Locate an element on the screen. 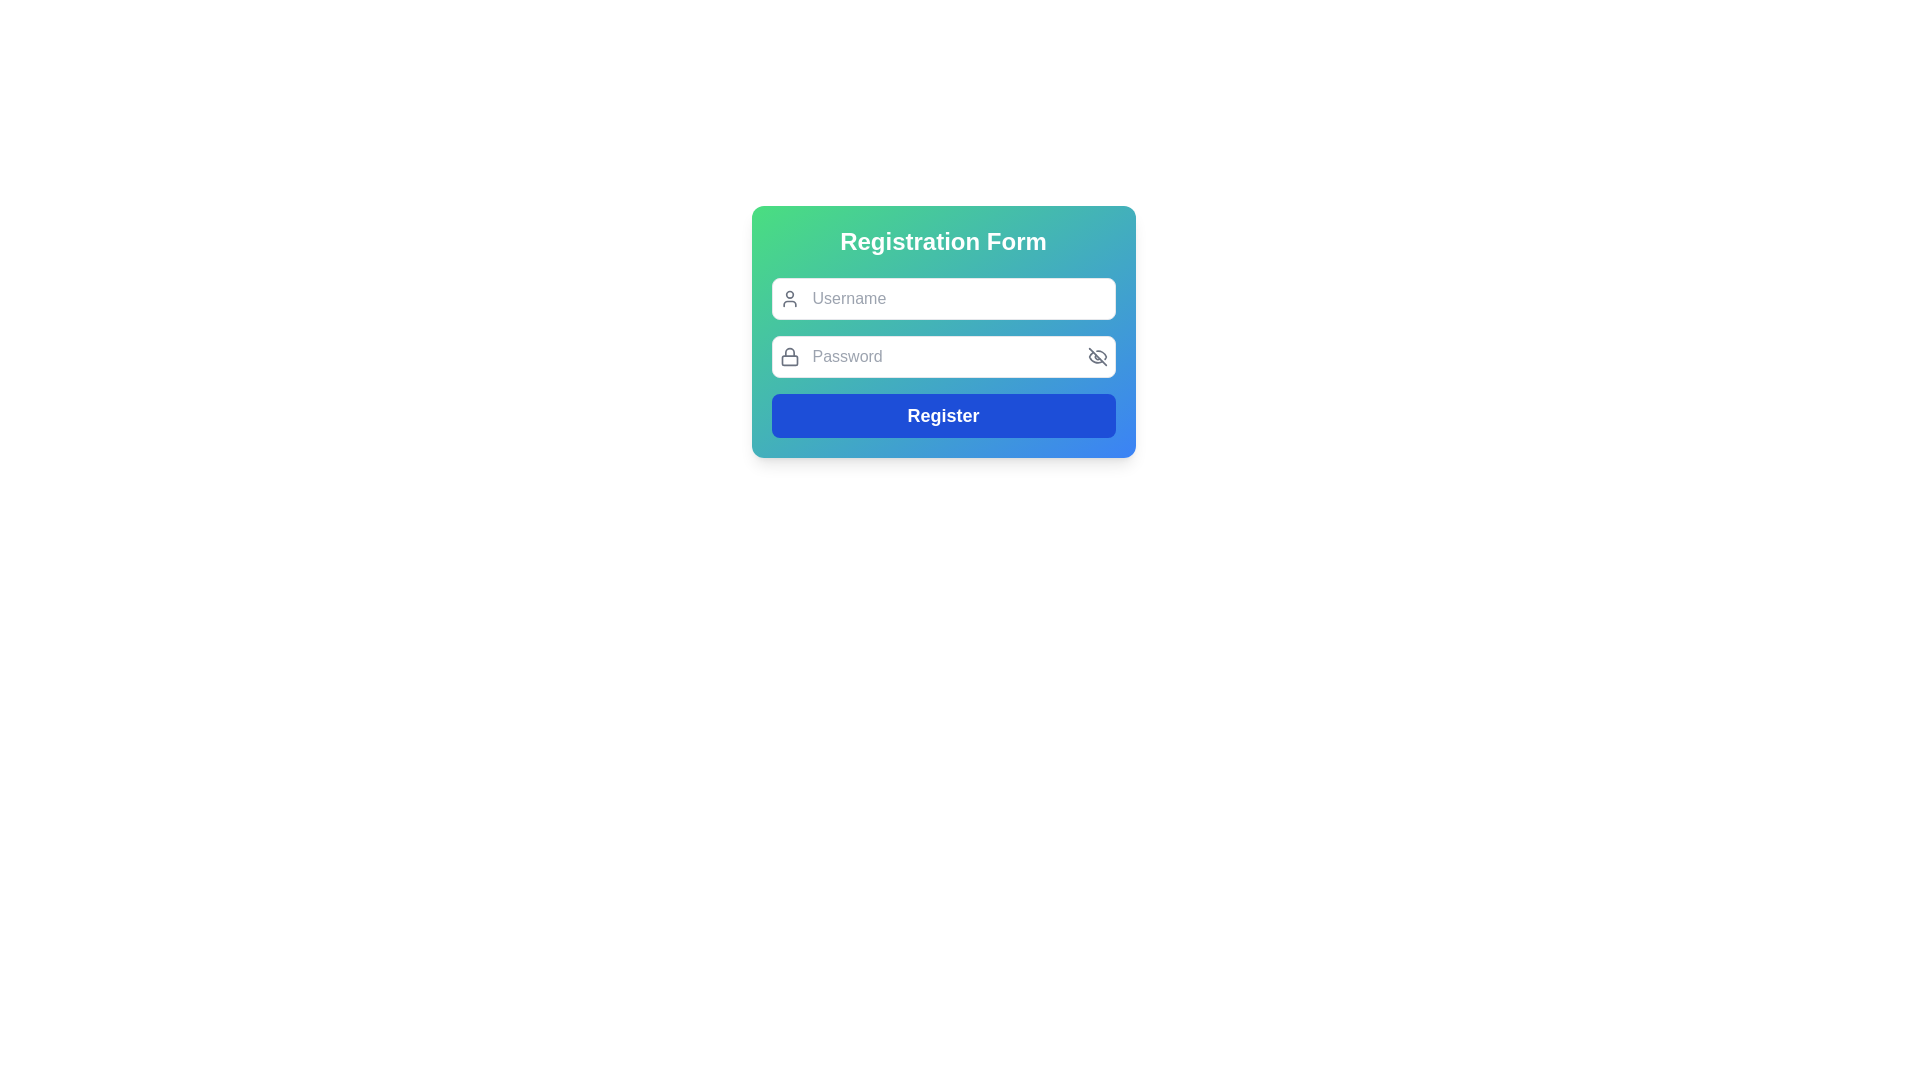  the eye-off icon button located at the right extremity of the password input field is located at coordinates (1096, 356).